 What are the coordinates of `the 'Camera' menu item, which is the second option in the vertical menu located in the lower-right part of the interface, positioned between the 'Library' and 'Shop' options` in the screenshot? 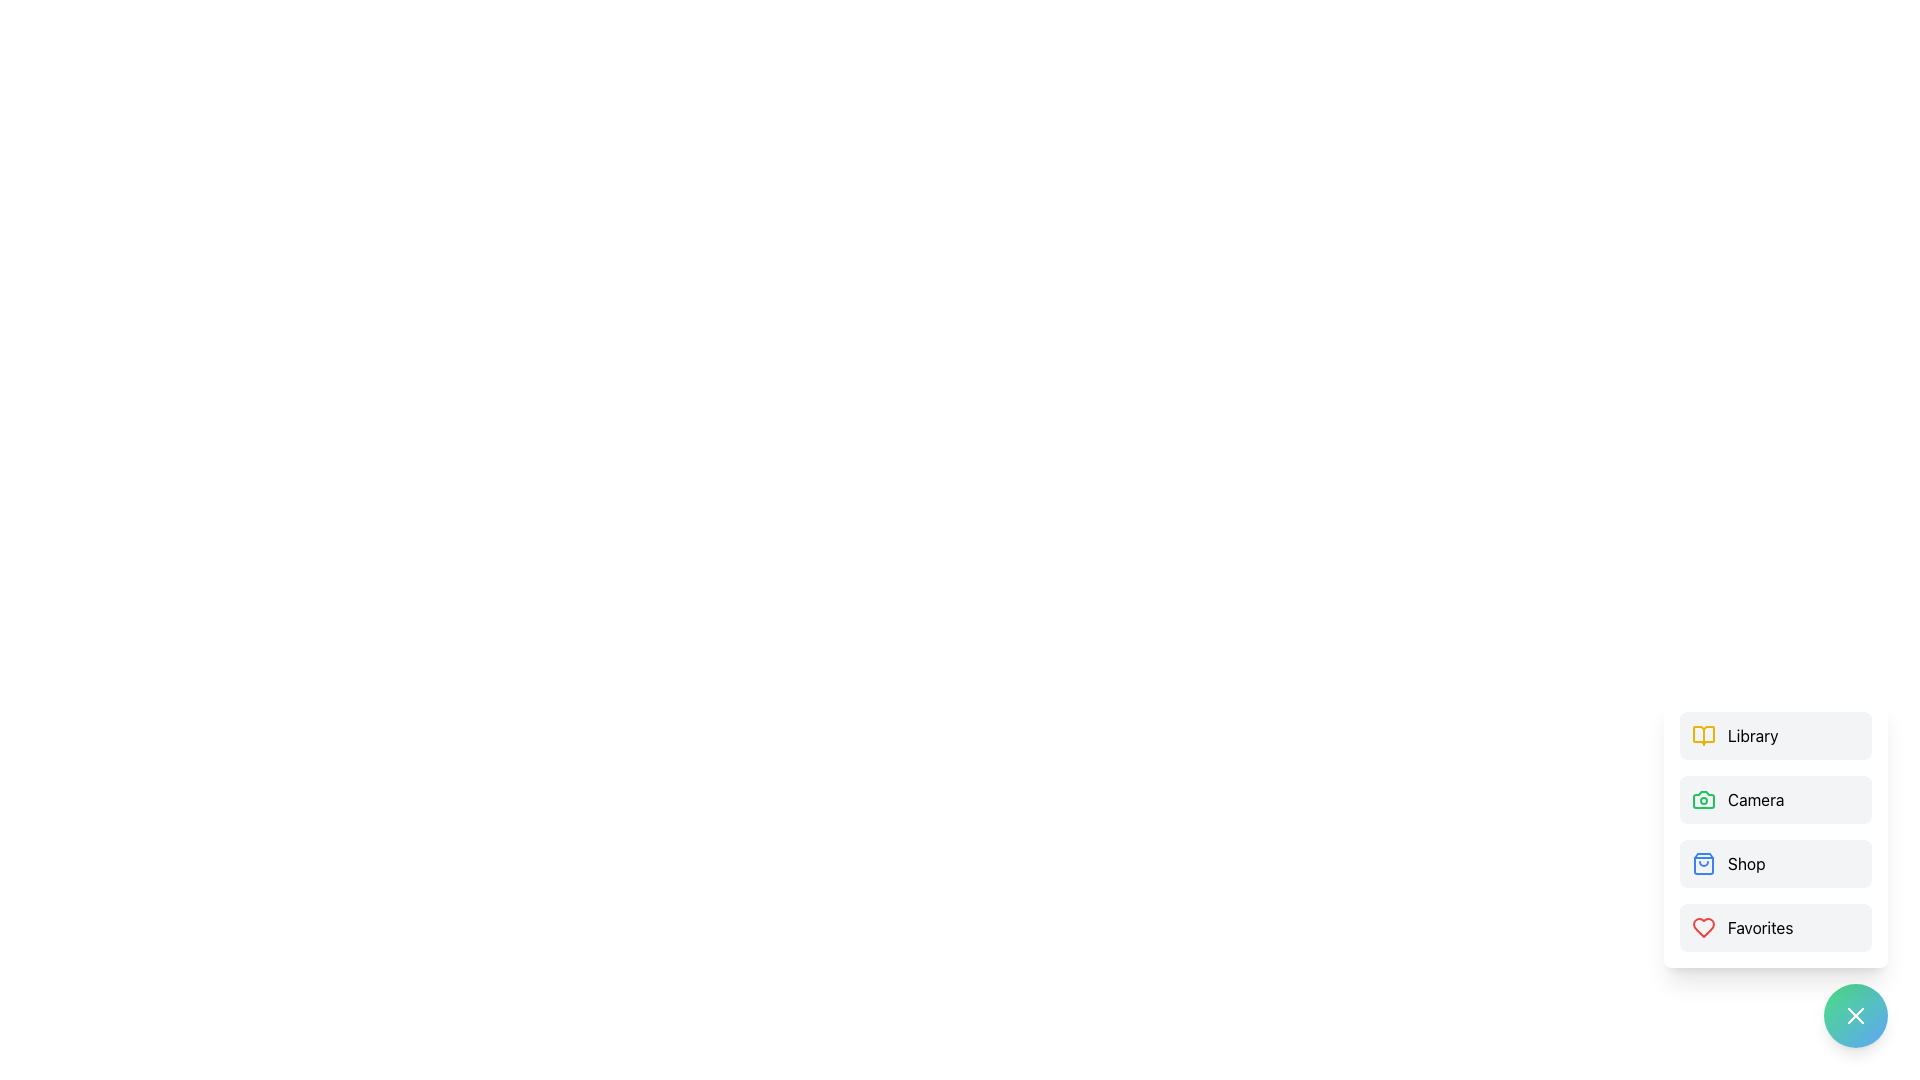 It's located at (1776, 832).